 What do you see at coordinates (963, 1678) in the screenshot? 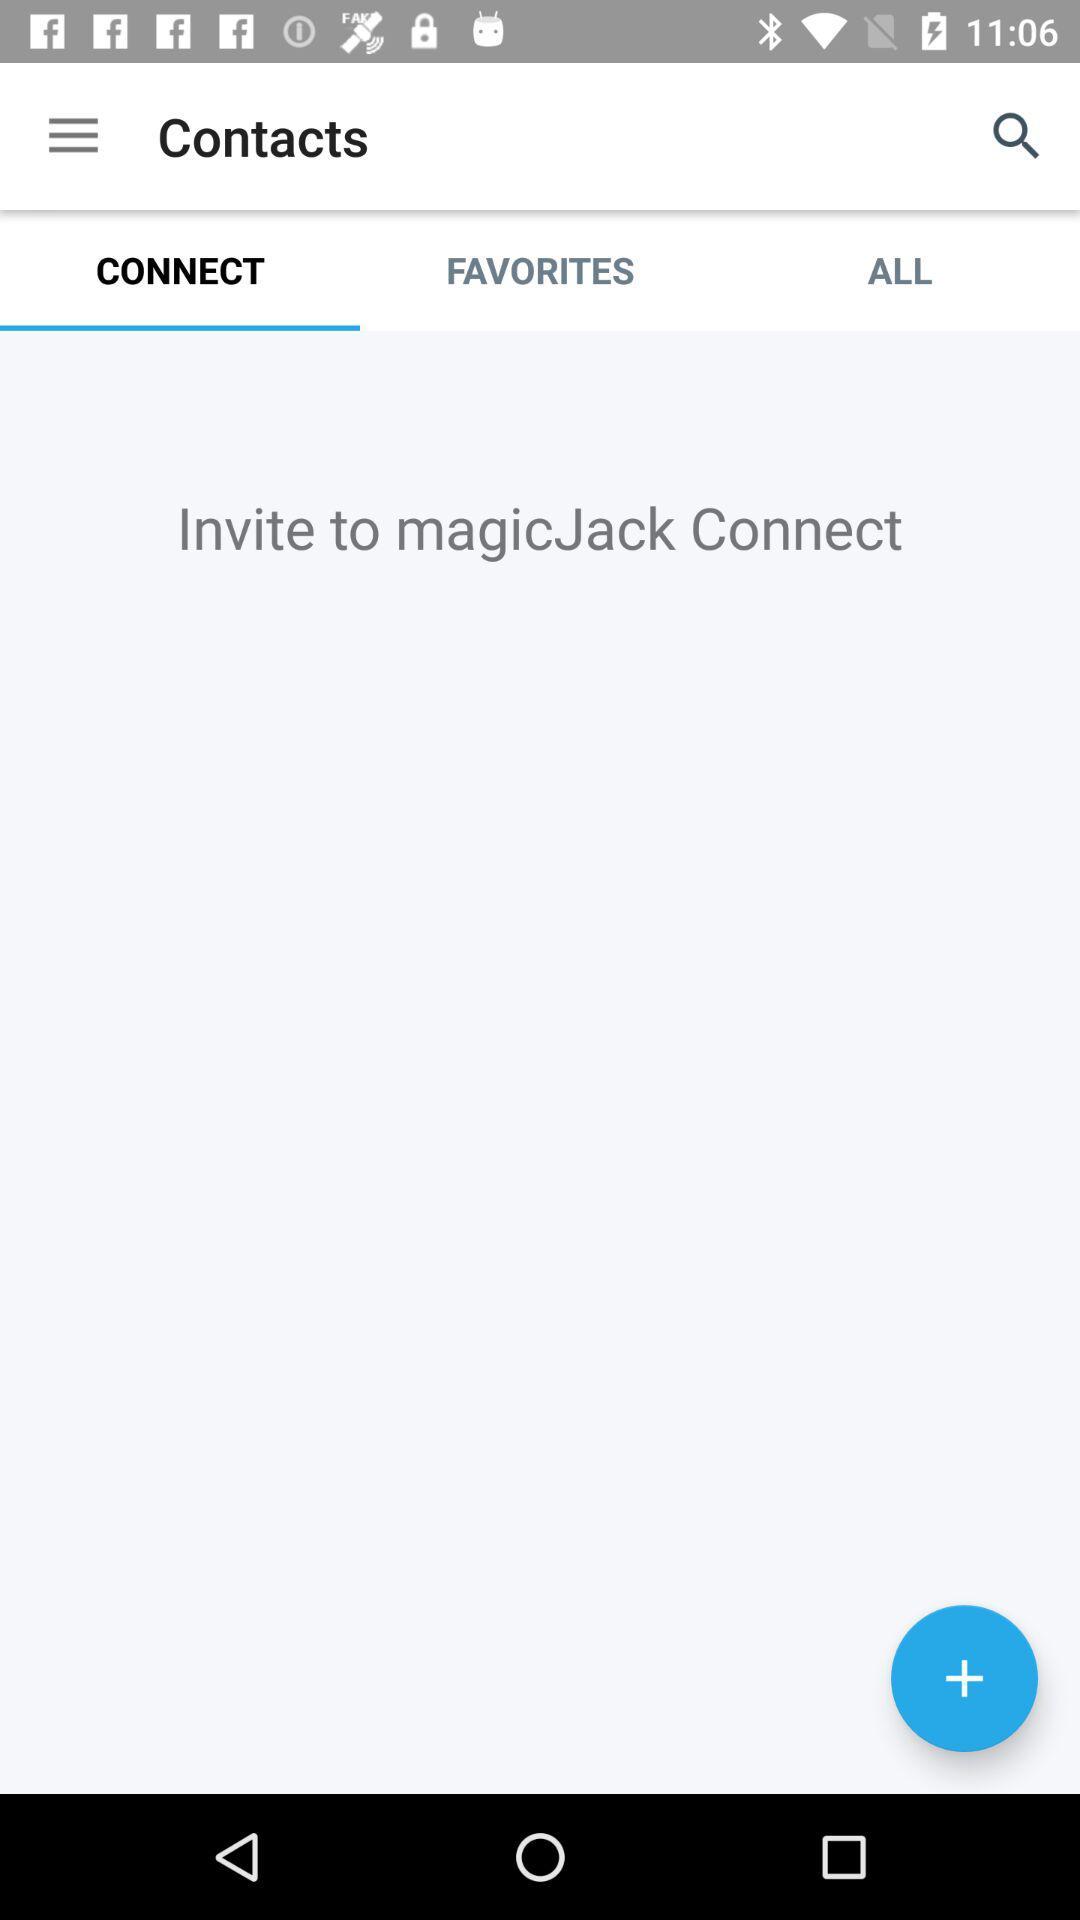
I see `connection` at bounding box center [963, 1678].